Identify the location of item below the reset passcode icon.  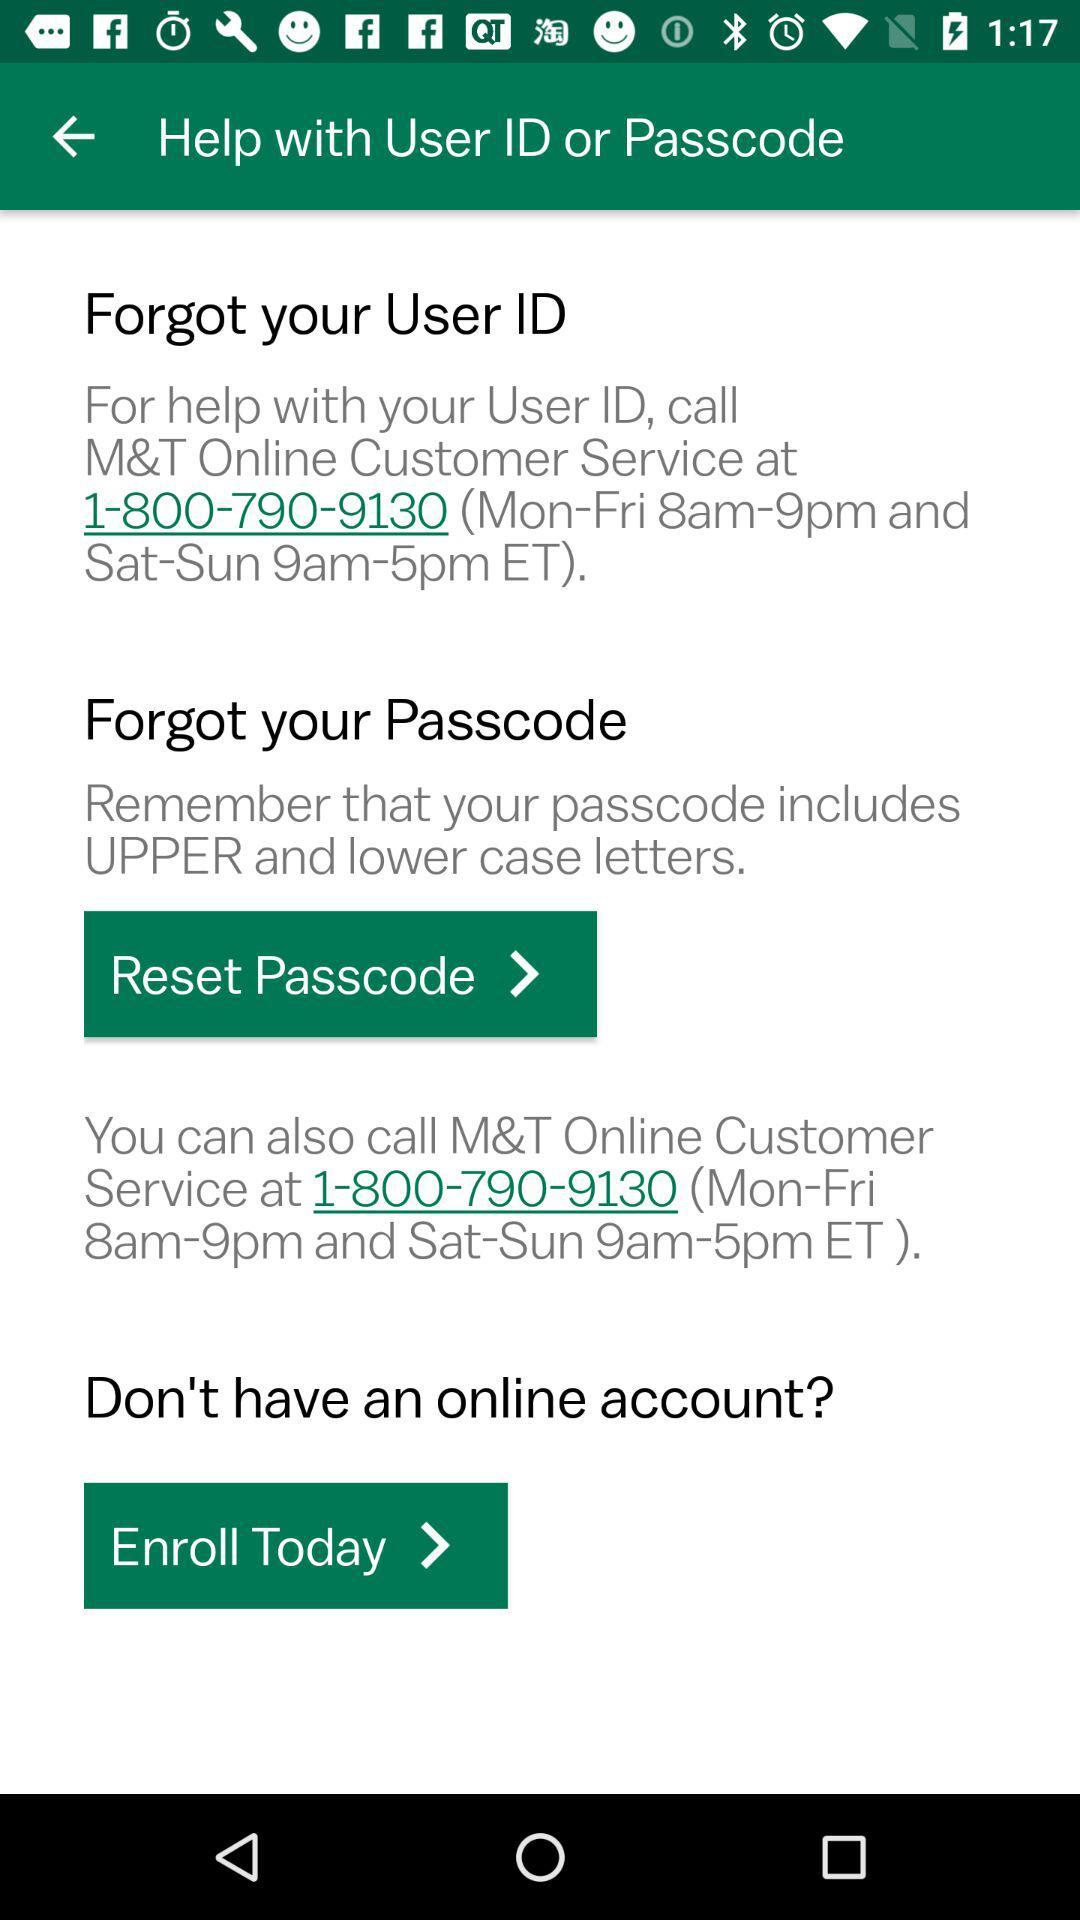
(540, 1186).